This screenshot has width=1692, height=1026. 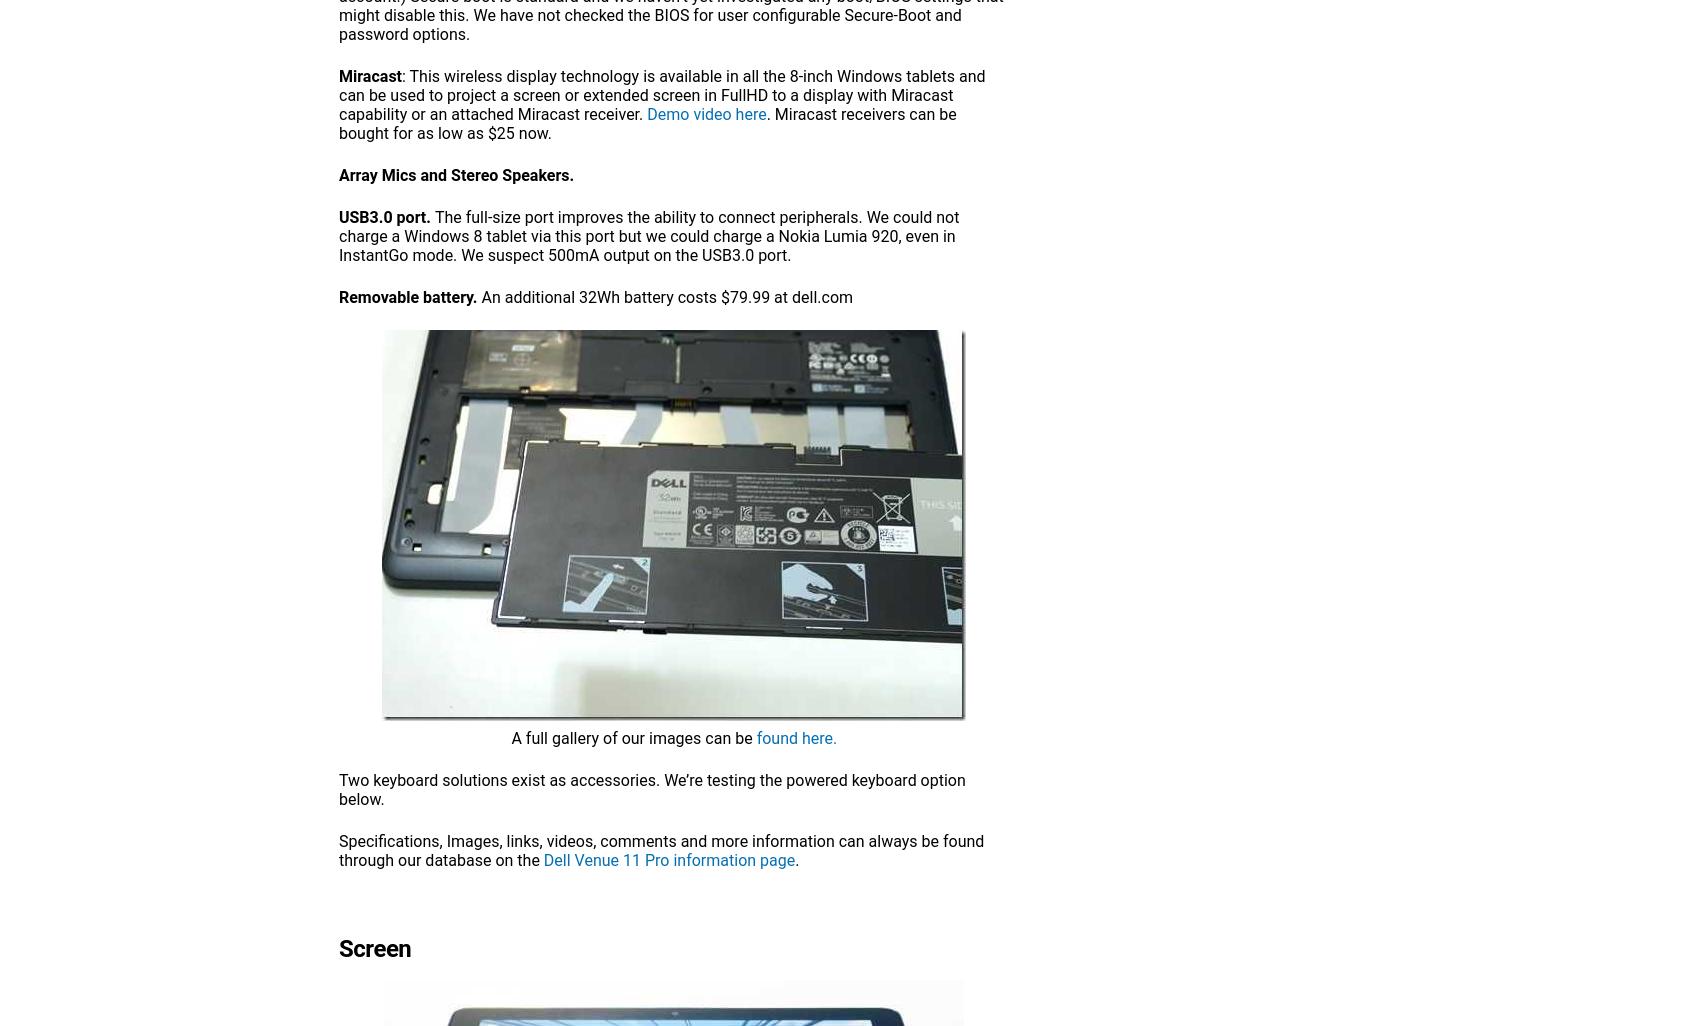 I want to click on '. Miracast receivers can be bought for as low as $25 now.', so click(x=647, y=124).